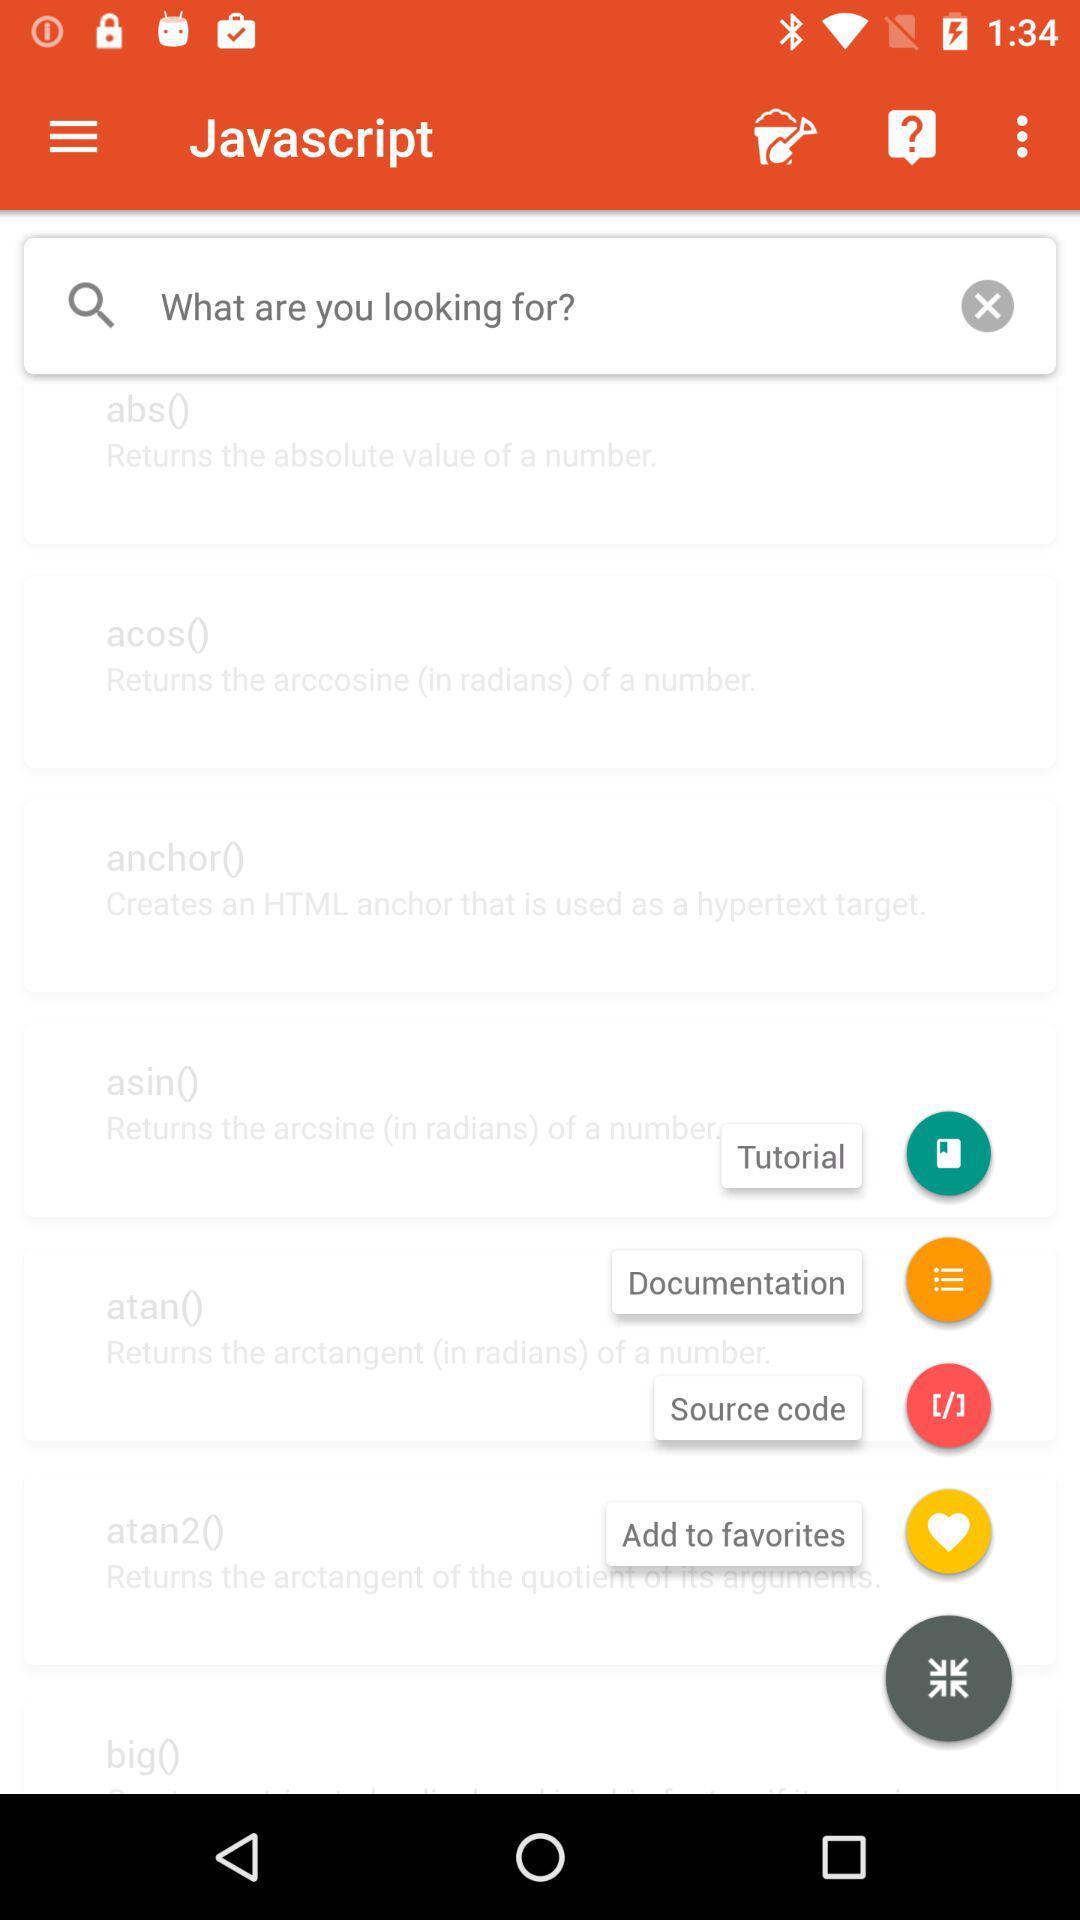  I want to click on item next to the javascript, so click(72, 135).